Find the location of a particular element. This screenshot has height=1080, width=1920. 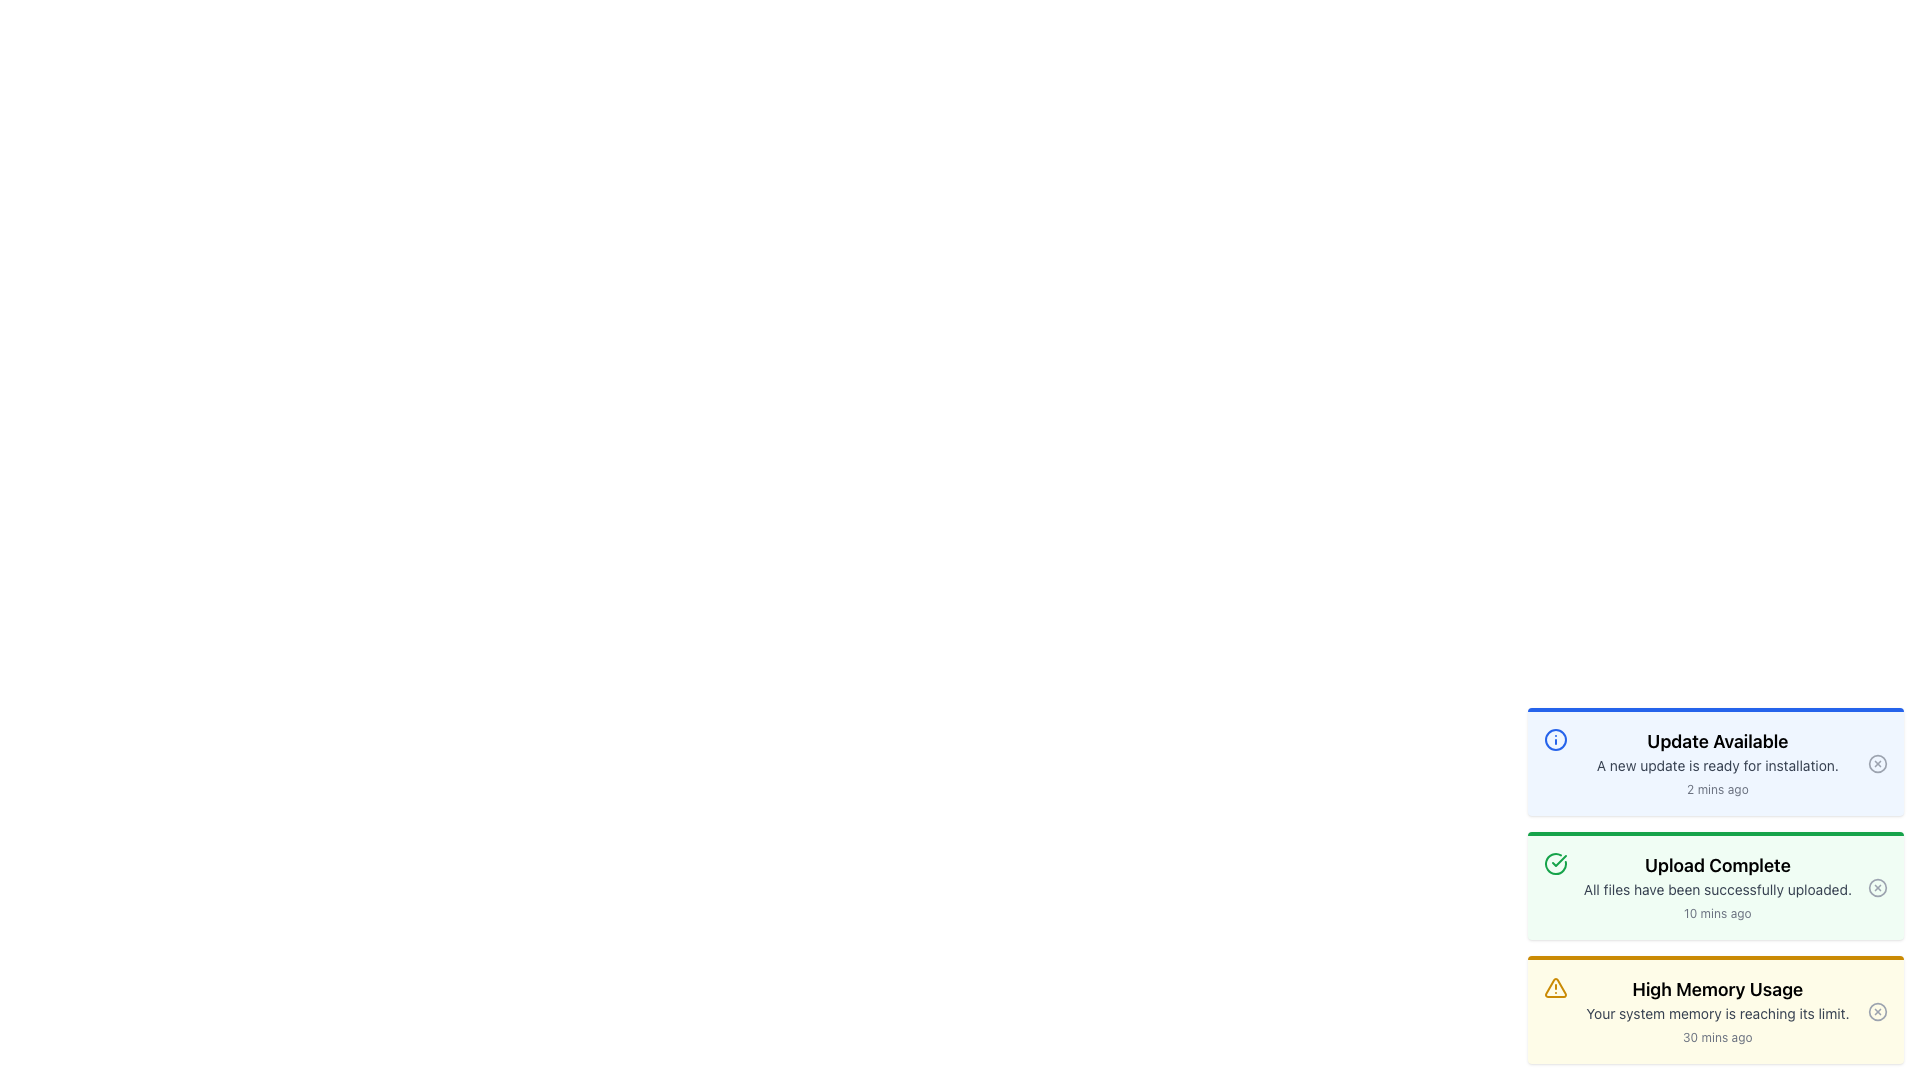

the text label displaying '30 mins ago' located at the bottom-right of the notification card titled 'High Memory Usage' is located at coordinates (1716, 1036).